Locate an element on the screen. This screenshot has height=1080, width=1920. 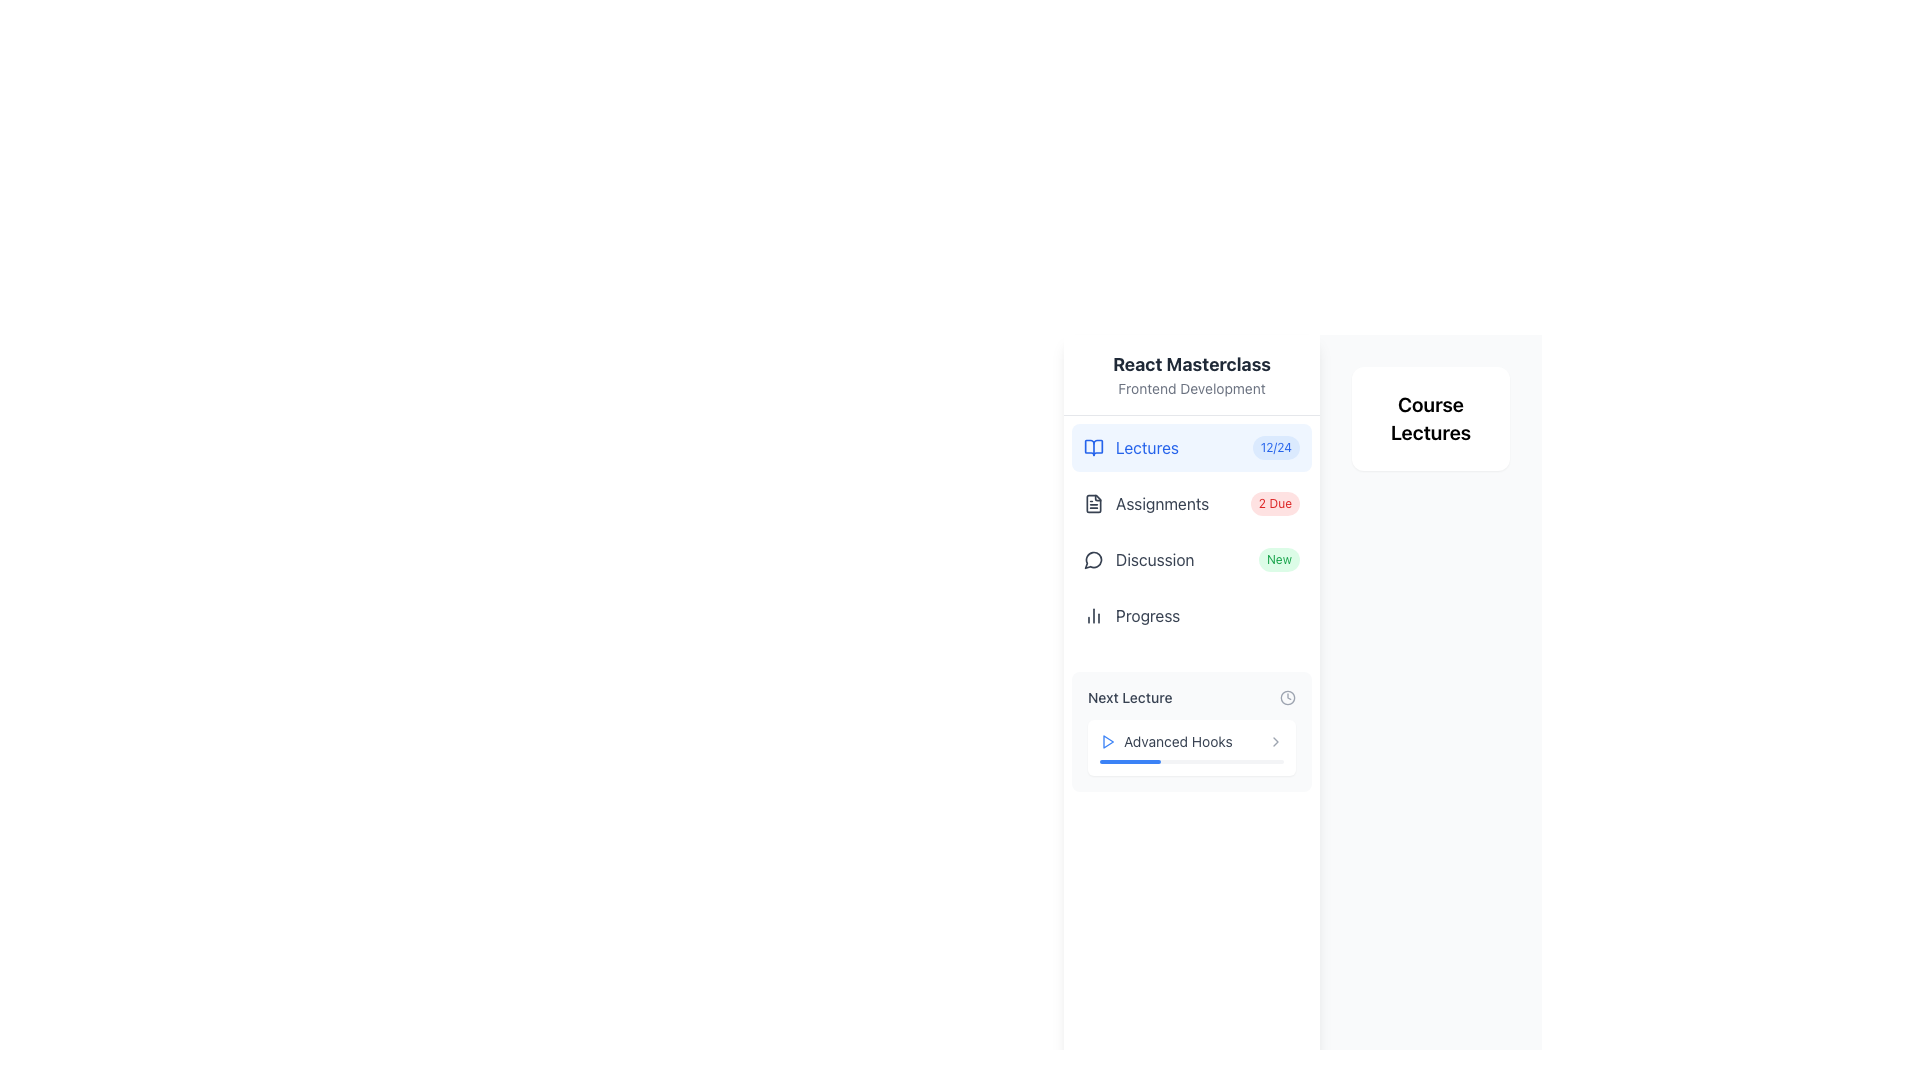
the 'Progress' navigation icon located in the top right sidebar, serving as a visual indicator for the progress section is located at coordinates (1093, 615).